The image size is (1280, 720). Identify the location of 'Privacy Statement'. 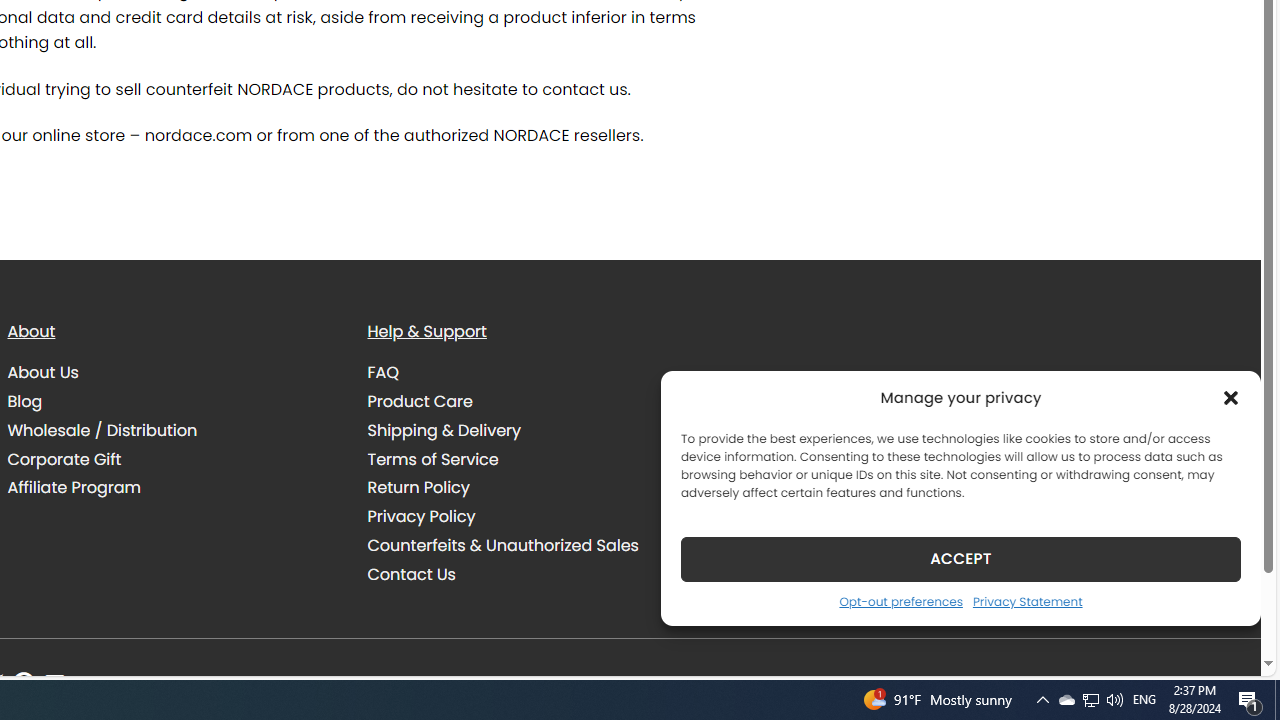
(1027, 600).